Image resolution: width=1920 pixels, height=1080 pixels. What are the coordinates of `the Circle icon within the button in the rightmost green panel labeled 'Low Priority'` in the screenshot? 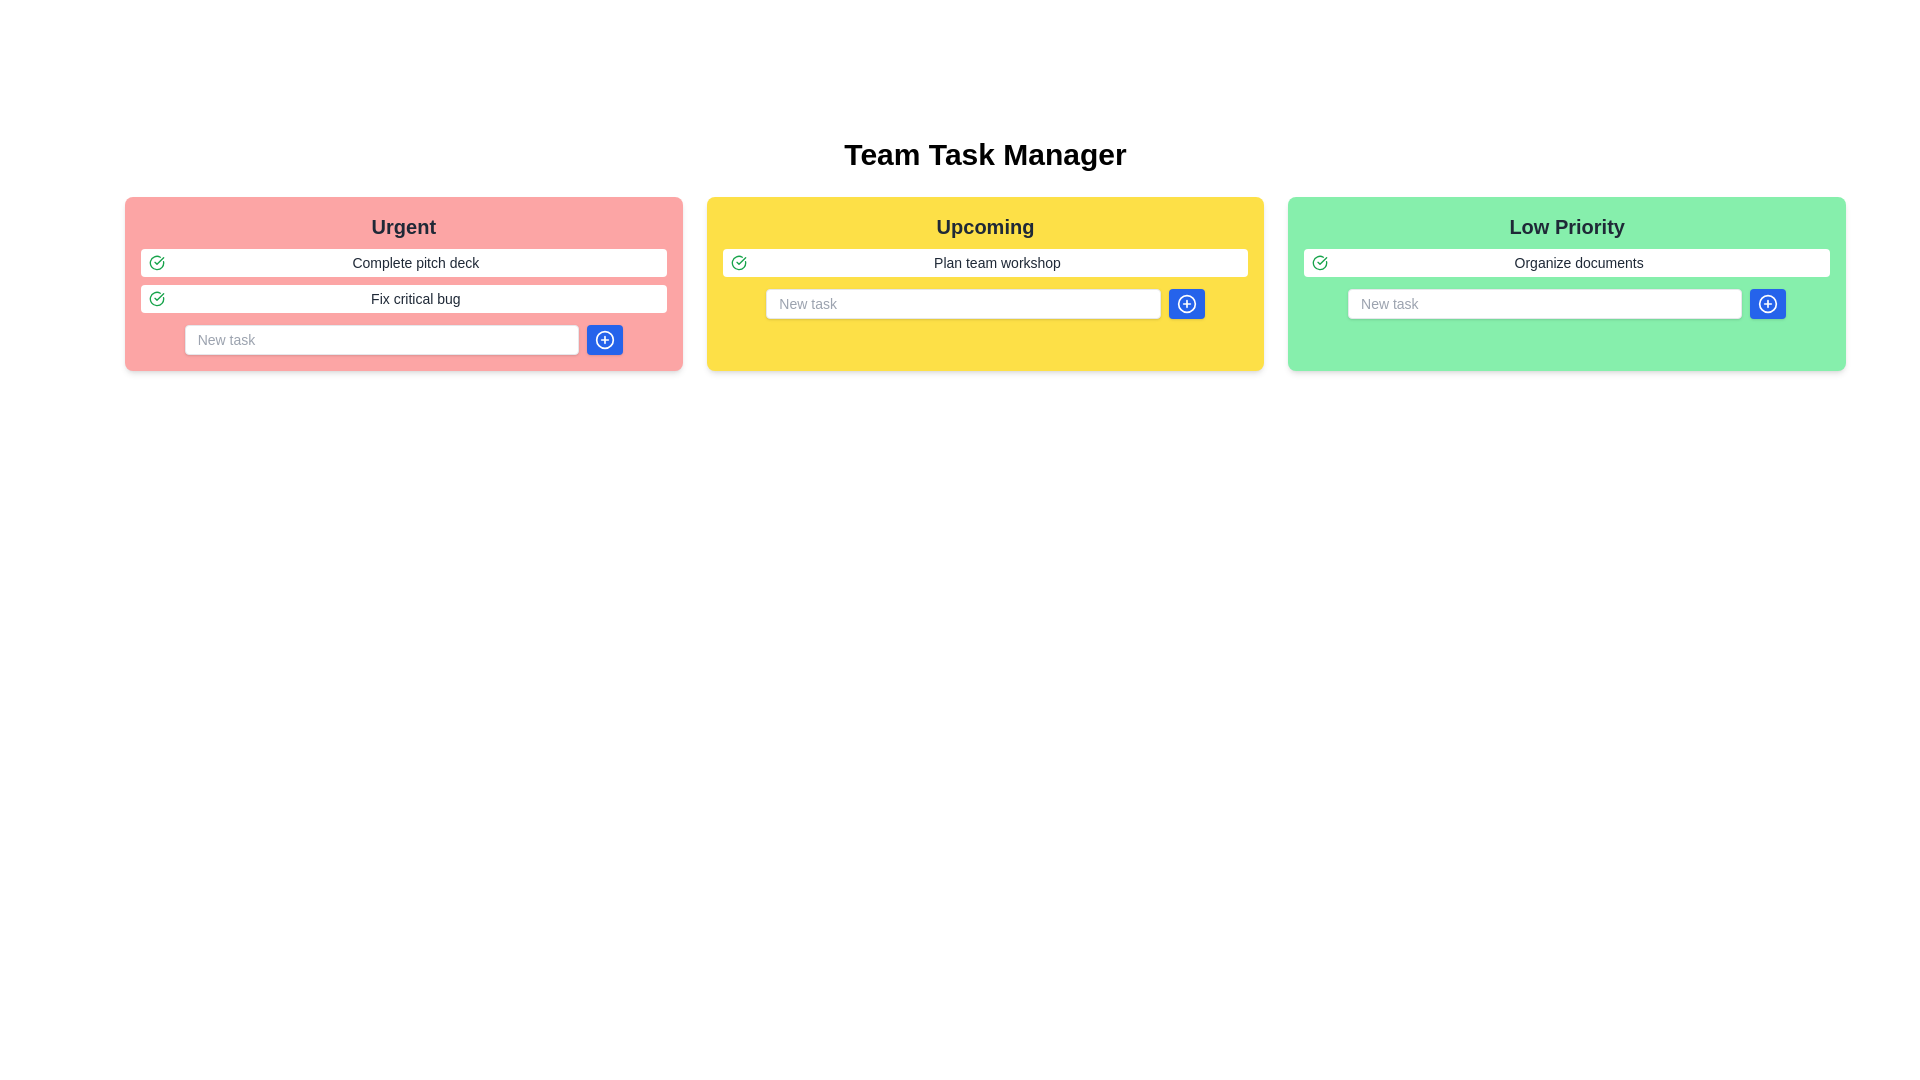 It's located at (1768, 304).